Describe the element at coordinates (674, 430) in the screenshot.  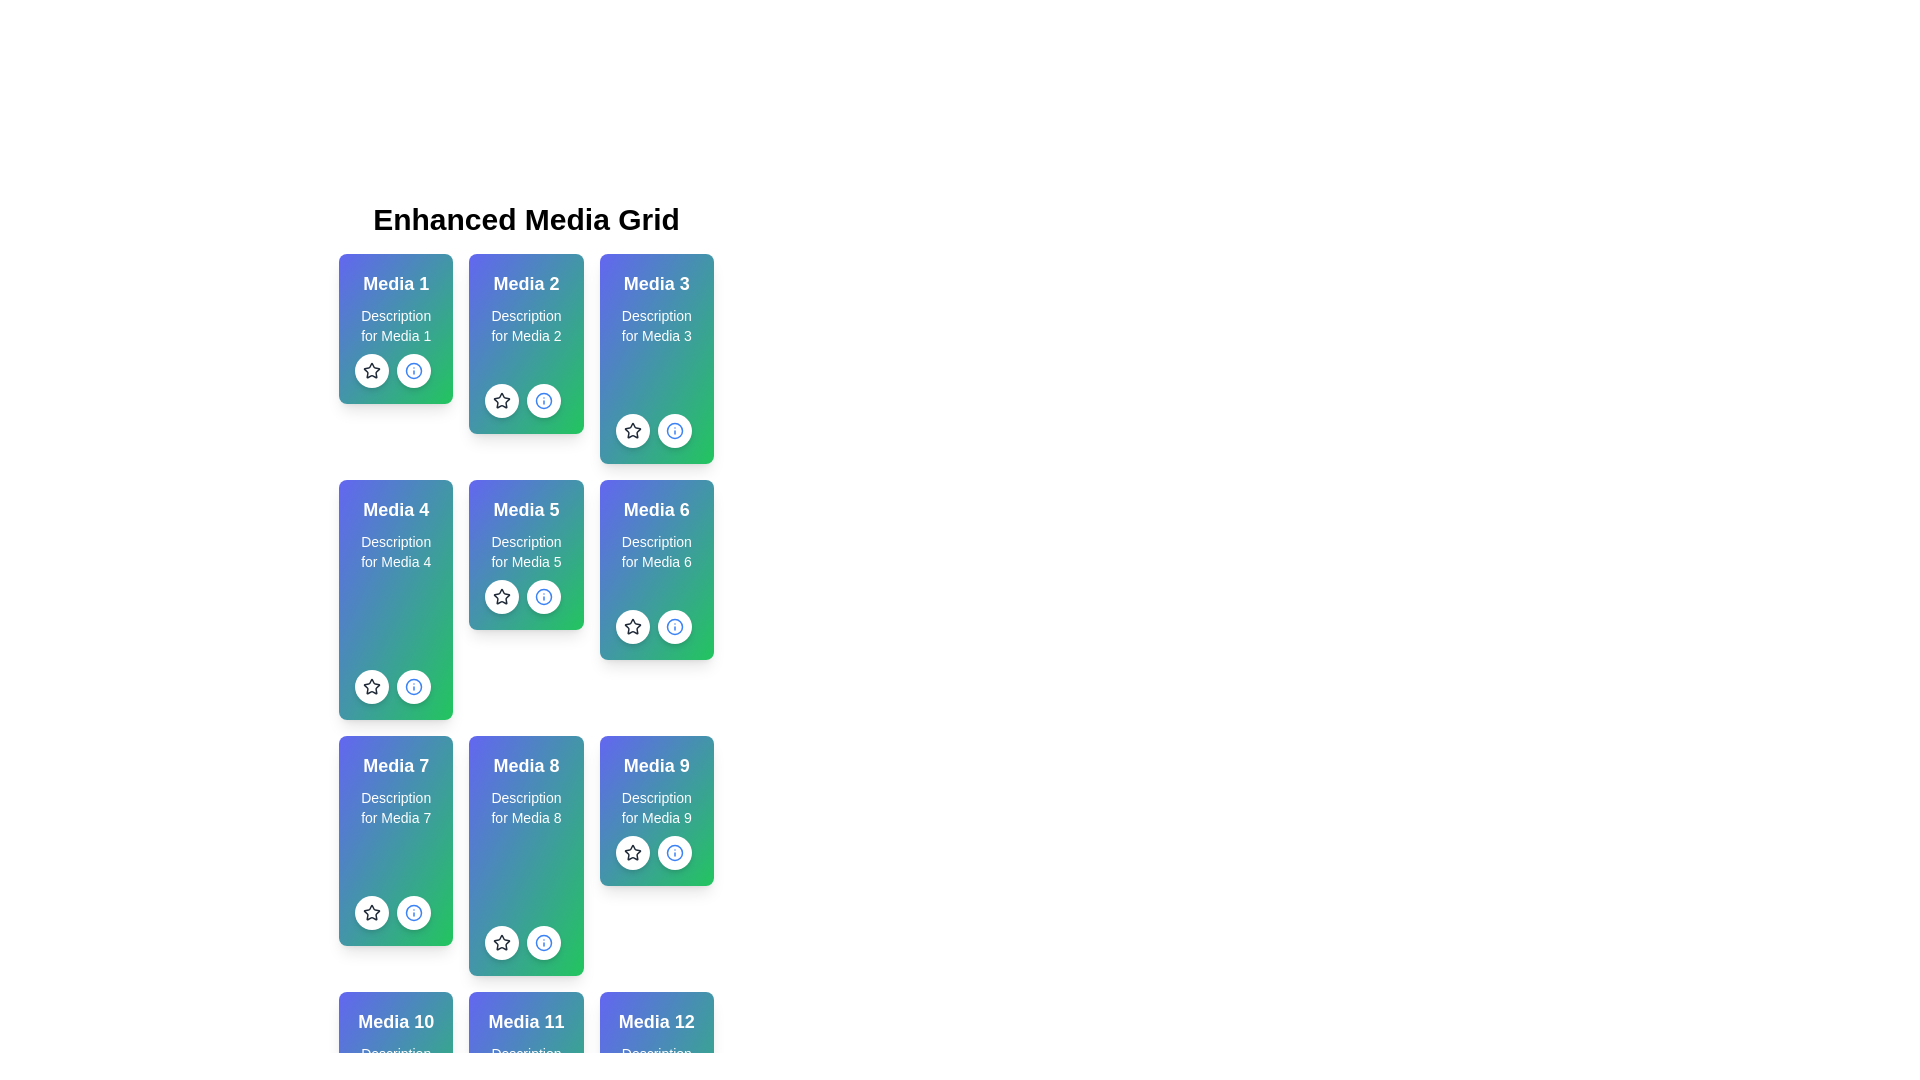
I see `the blue circular 'info' icon located at the bottom right corner of the 'Media 3' tile in the media grid` at that location.